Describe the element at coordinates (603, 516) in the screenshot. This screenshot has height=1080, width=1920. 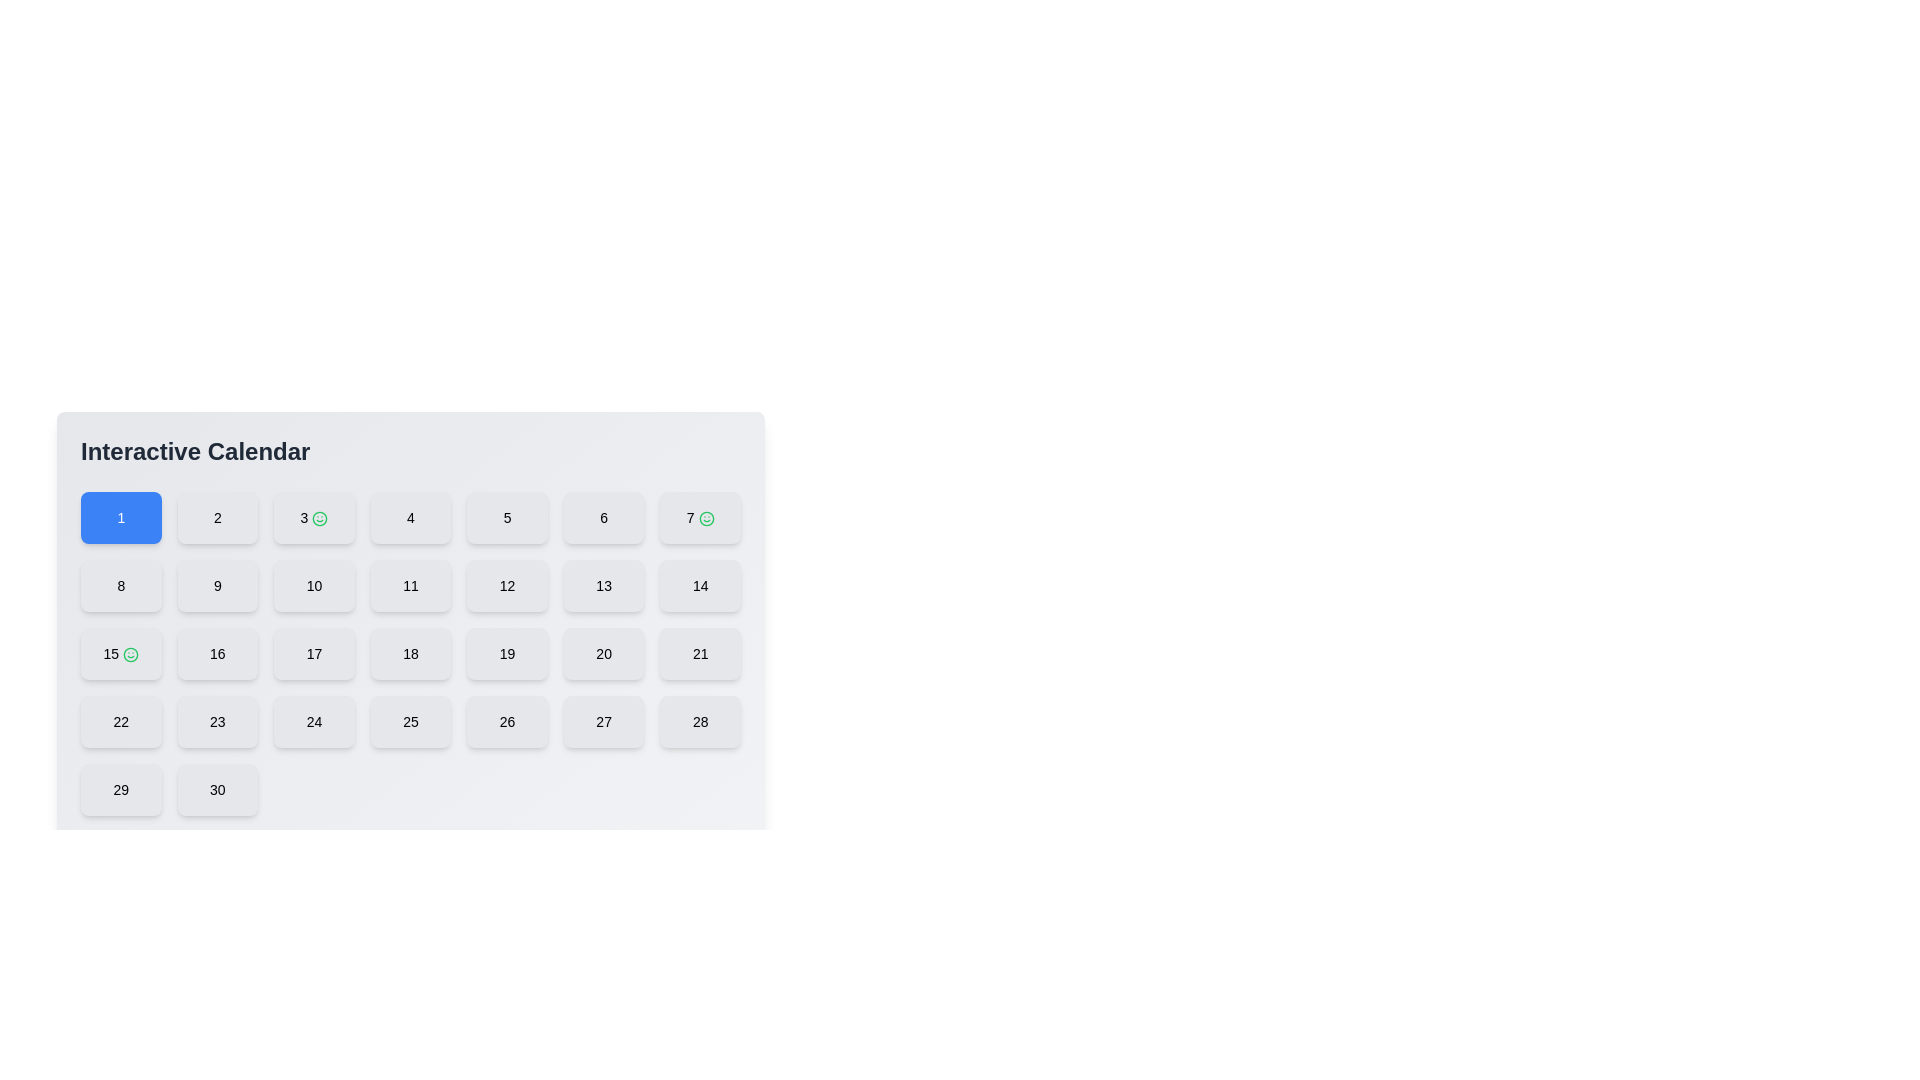
I see `the button representing the sixth day` at that location.